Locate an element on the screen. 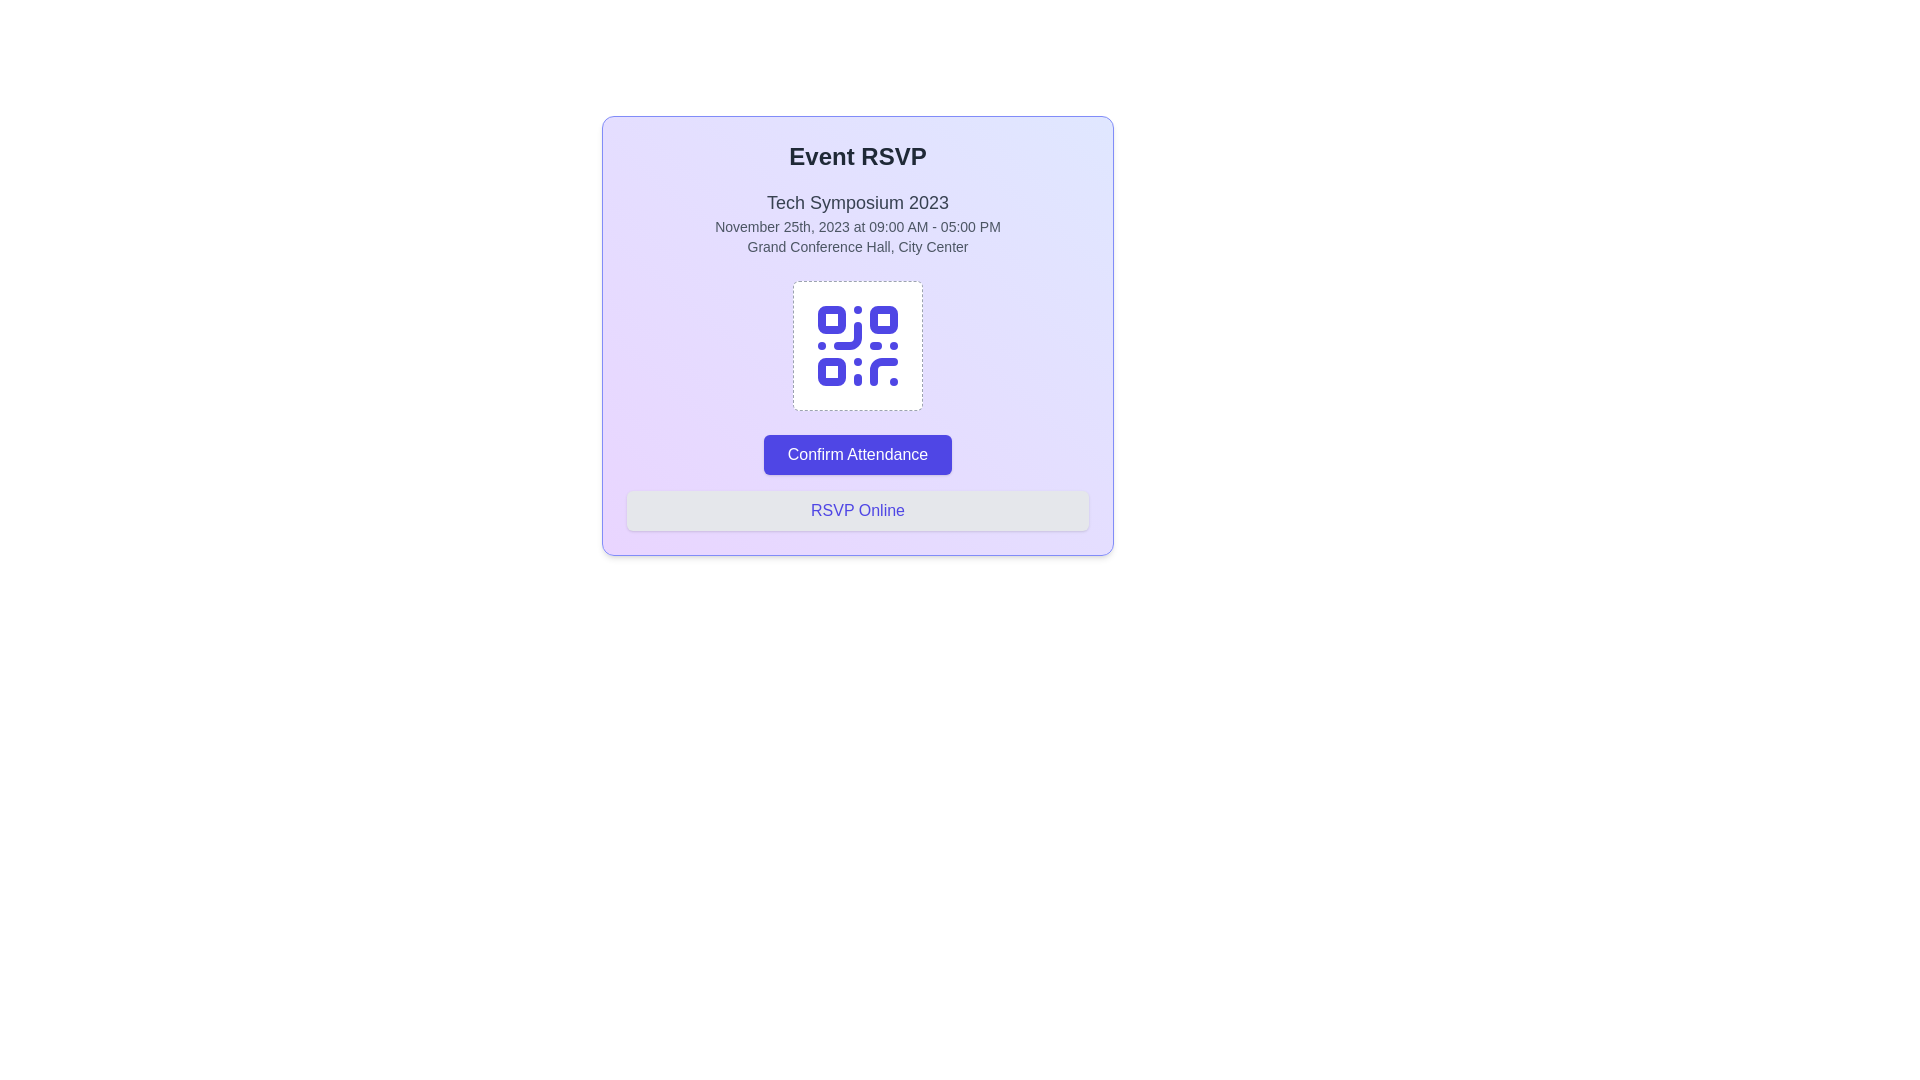 The width and height of the screenshot is (1920, 1080). the static text label that informs the user about the venue of the event, positioned centrally below the event date and time information and above a QR code is located at coordinates (858, 245).